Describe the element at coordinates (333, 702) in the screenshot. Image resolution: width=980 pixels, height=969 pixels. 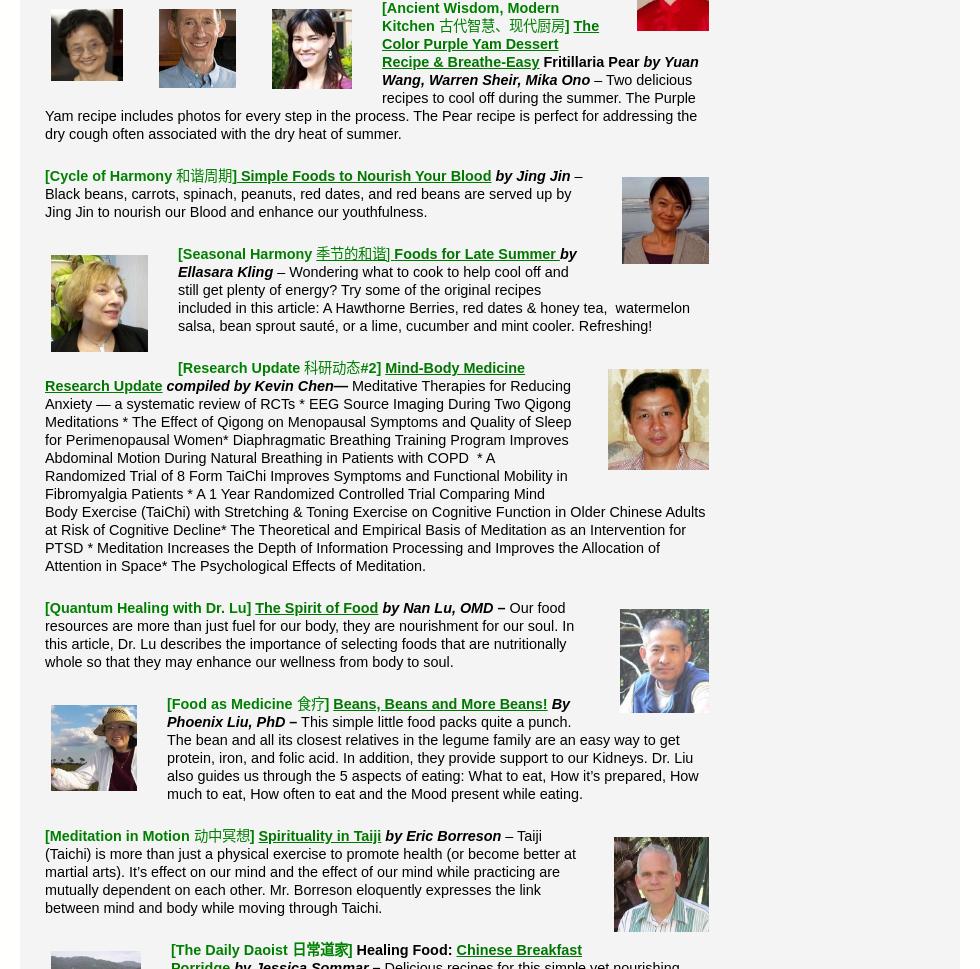
I see `'Beans, Beans and More Beans!'` at that location.